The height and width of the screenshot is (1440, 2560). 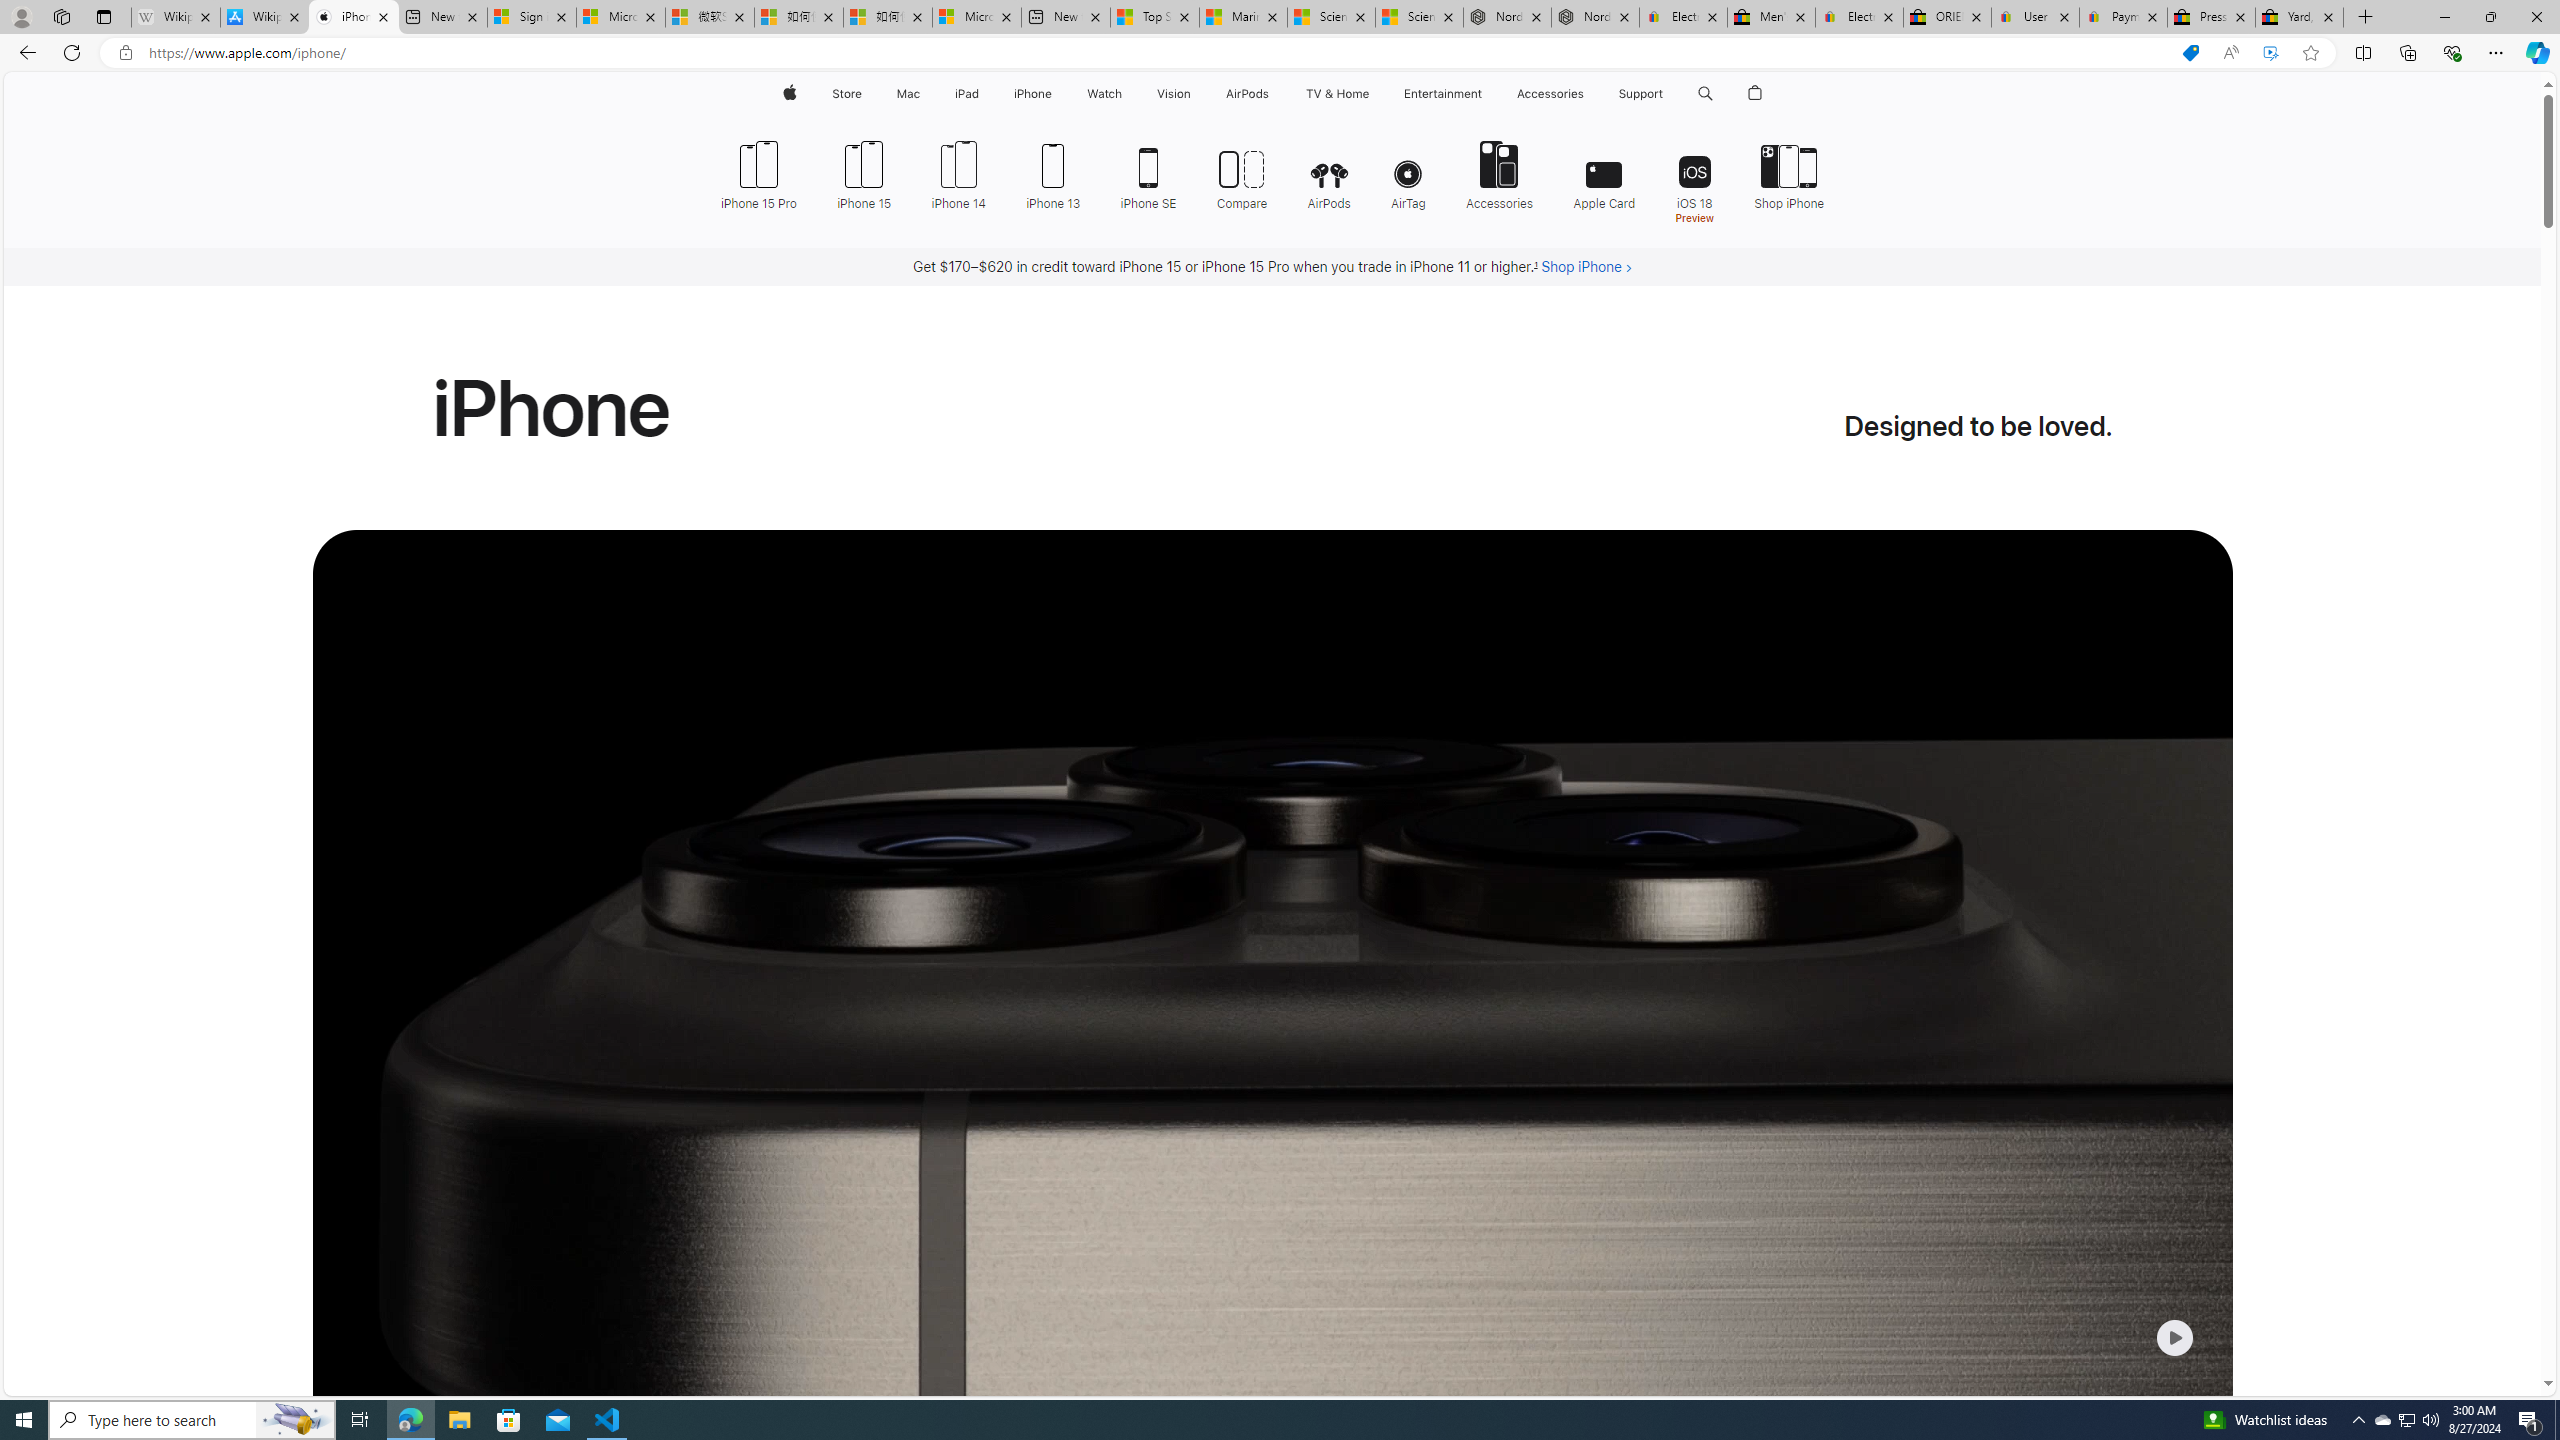 What do you see at coordinates (1639, 93) in the screenshot?
I see `'Support'` at bounding box center [1639, 93].